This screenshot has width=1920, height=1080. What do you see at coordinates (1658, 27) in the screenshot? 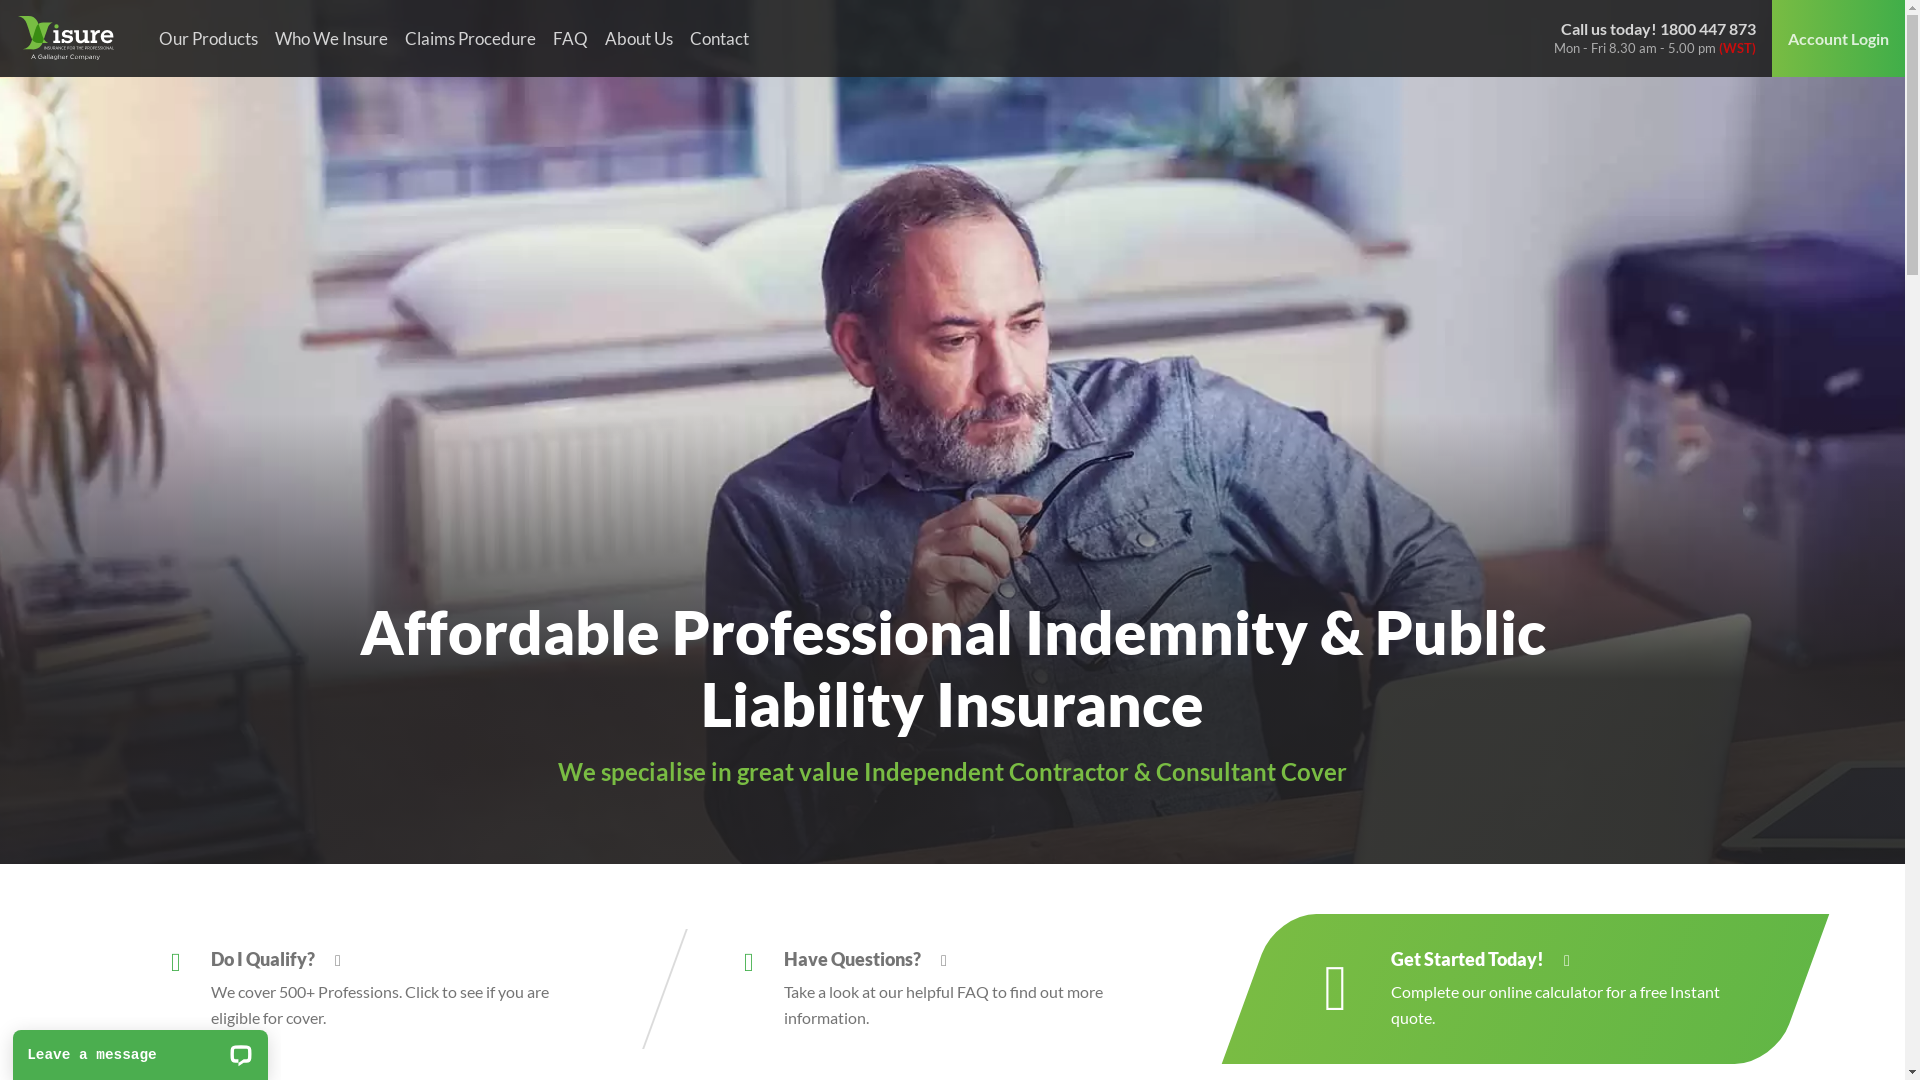
I see `'Call us today! 1800 447 873'` at bounding box center [1658, 27].